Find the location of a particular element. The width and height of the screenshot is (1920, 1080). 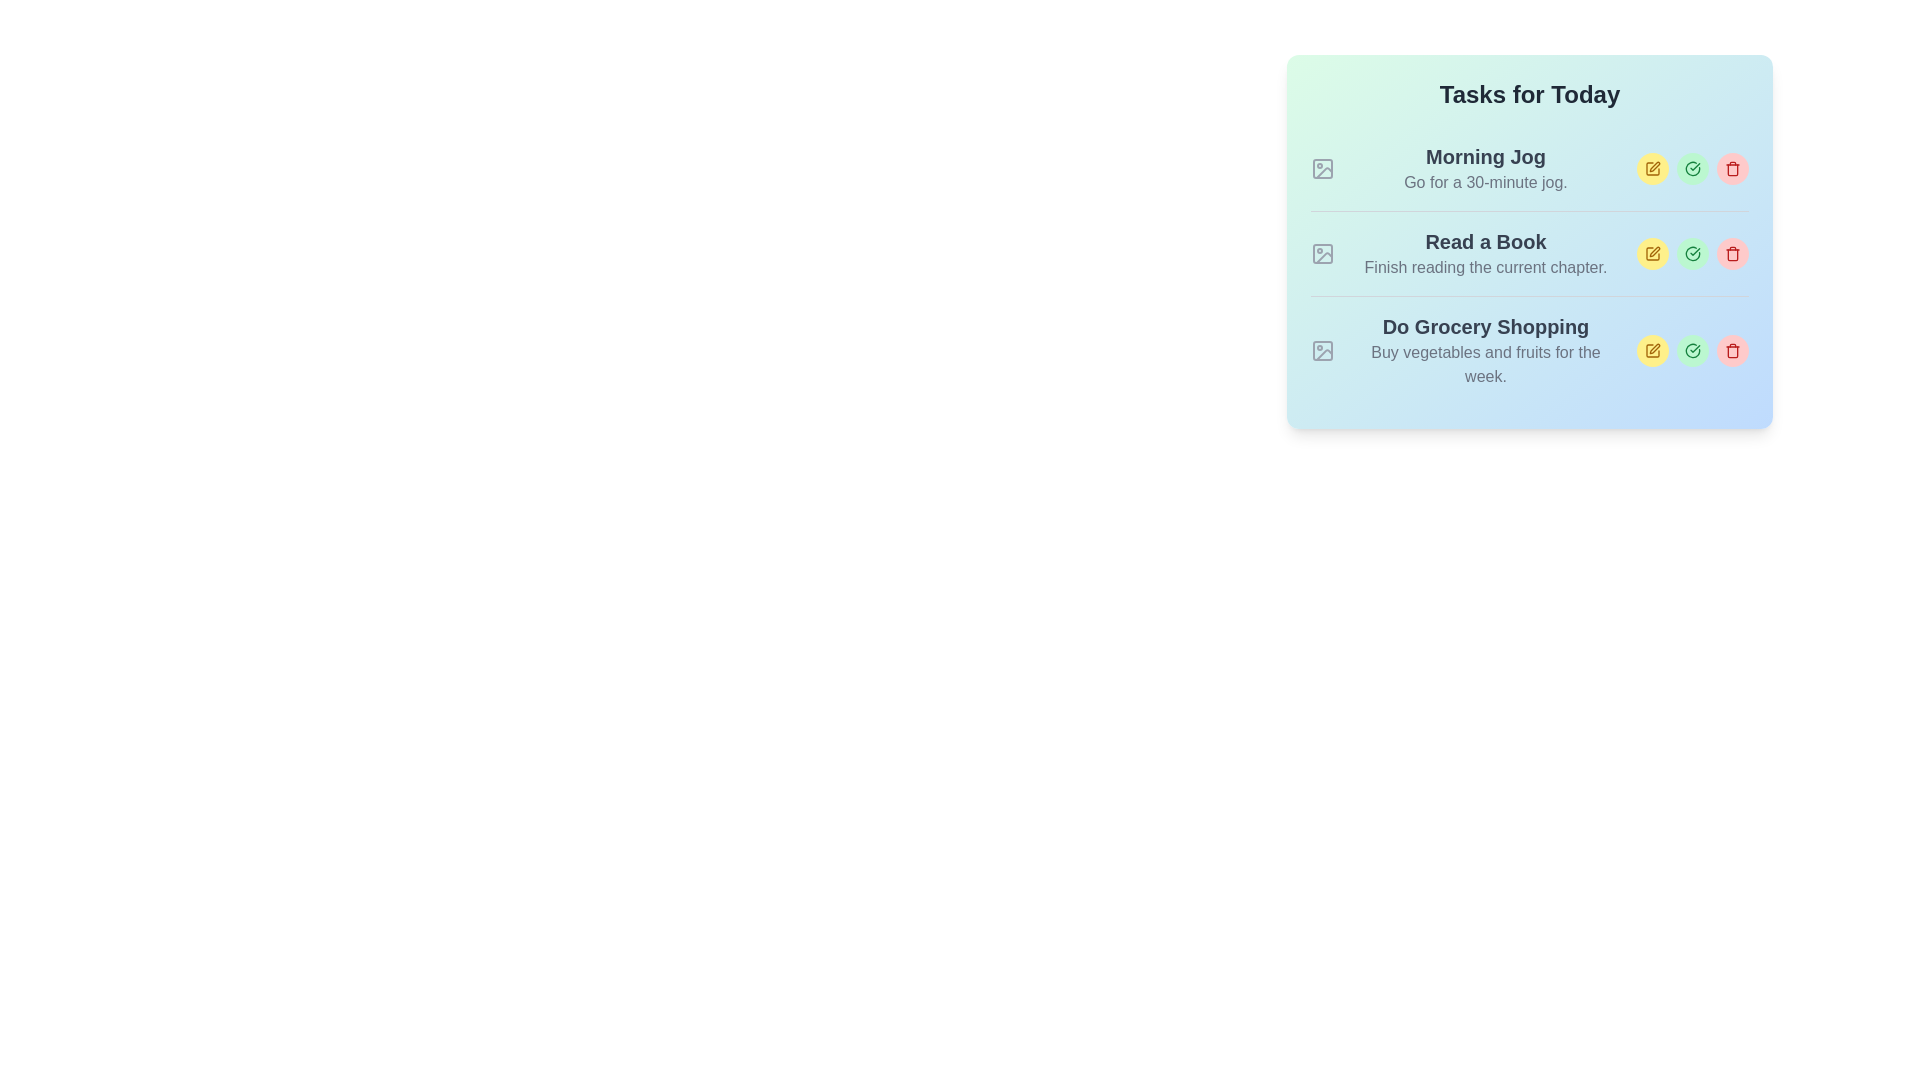

the button that marks the 'Do Grocery Shopping' task as completed is located at coordinates (1692, 350).